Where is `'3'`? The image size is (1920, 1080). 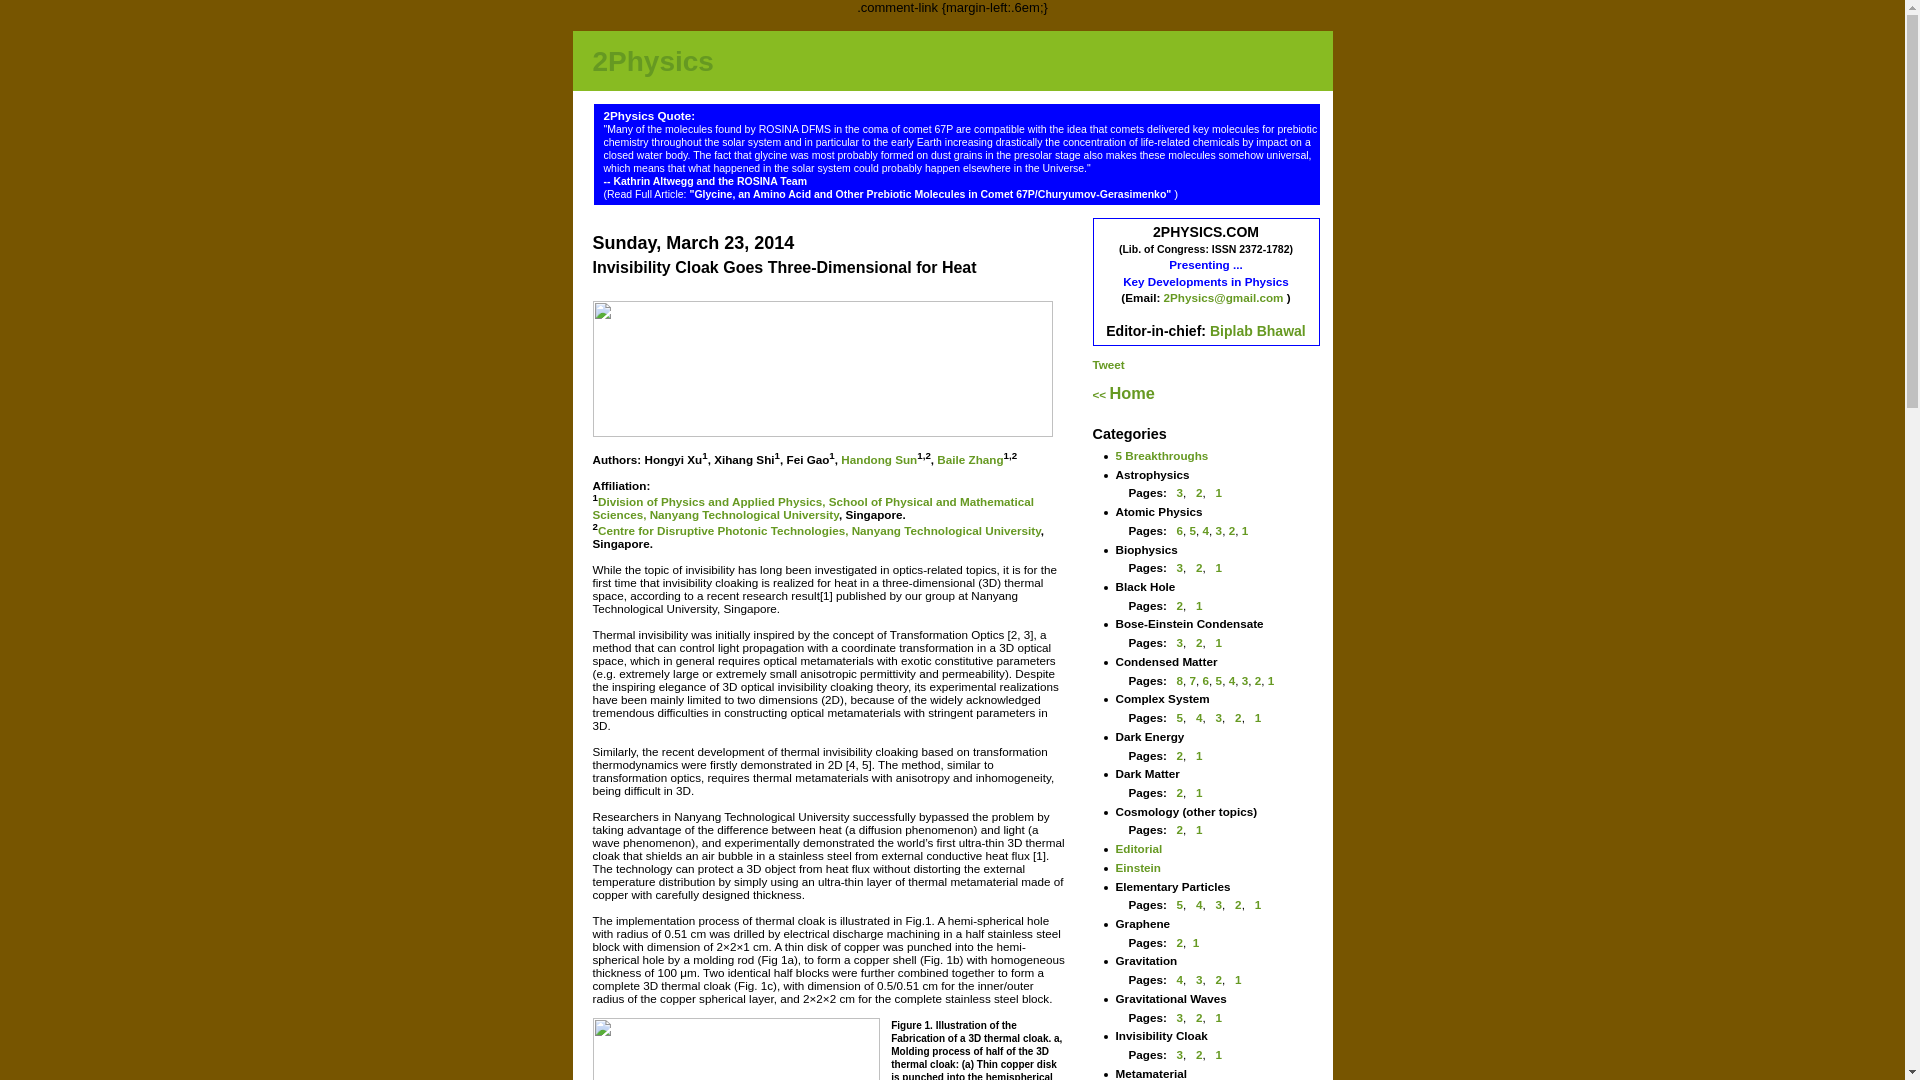 '3' is located at coordinates (1218, 529).